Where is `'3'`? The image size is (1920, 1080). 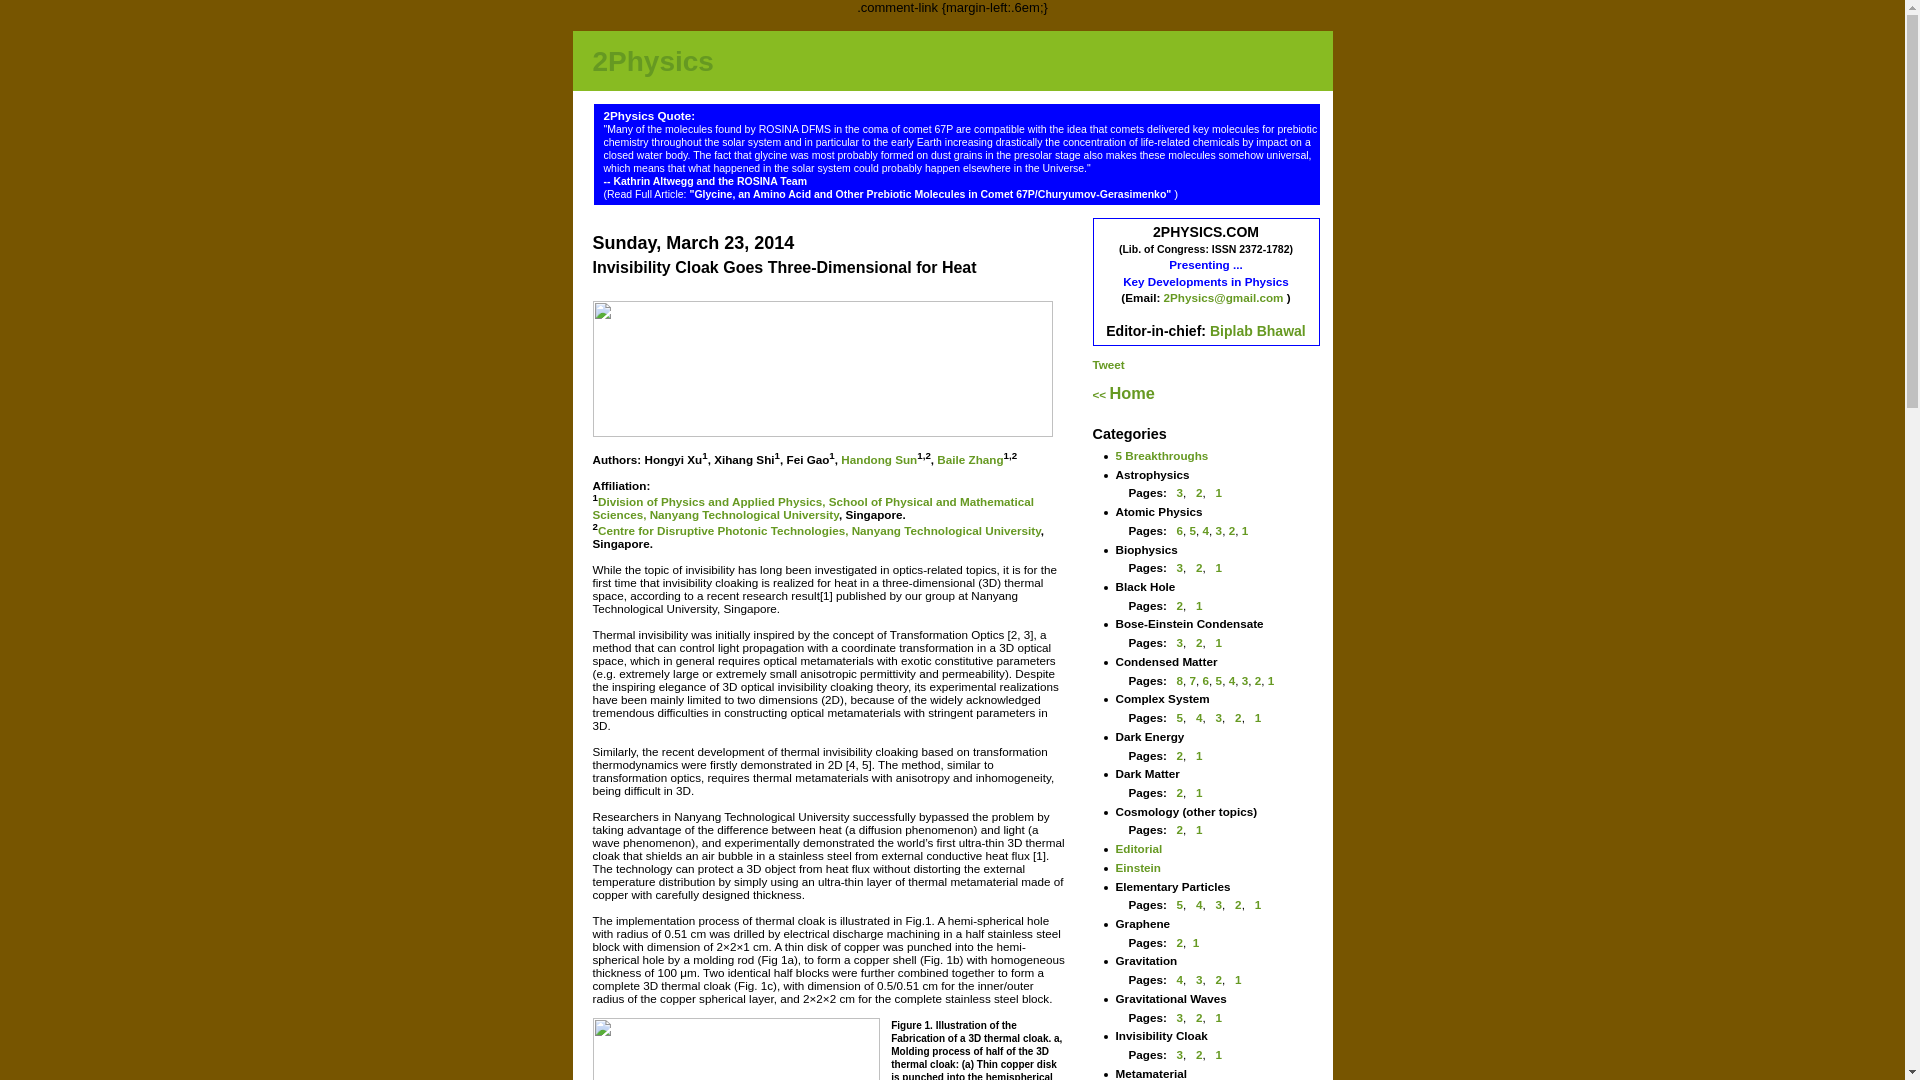 '3' is located at coordinates (1218, 529).